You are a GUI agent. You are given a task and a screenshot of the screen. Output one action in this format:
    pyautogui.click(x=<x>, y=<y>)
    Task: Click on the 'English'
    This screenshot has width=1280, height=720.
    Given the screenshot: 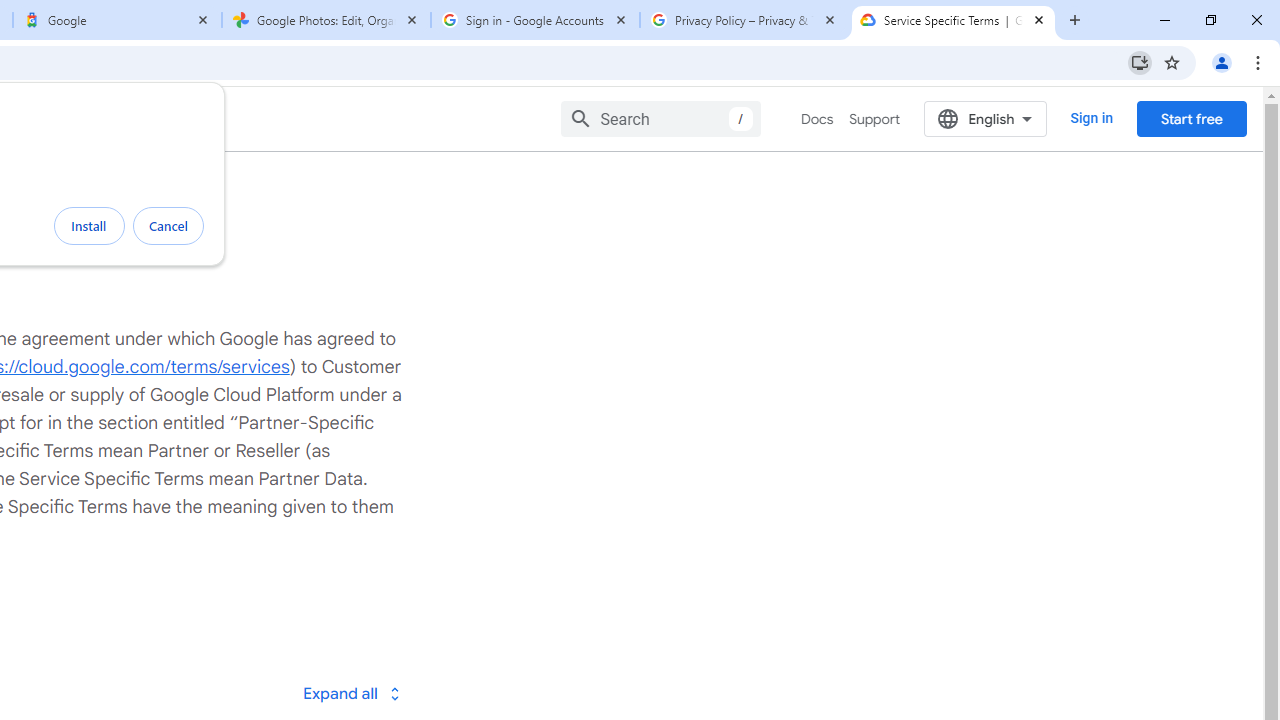 What is the action you would take?
    pyautogui.click(x=985, y=118)
    